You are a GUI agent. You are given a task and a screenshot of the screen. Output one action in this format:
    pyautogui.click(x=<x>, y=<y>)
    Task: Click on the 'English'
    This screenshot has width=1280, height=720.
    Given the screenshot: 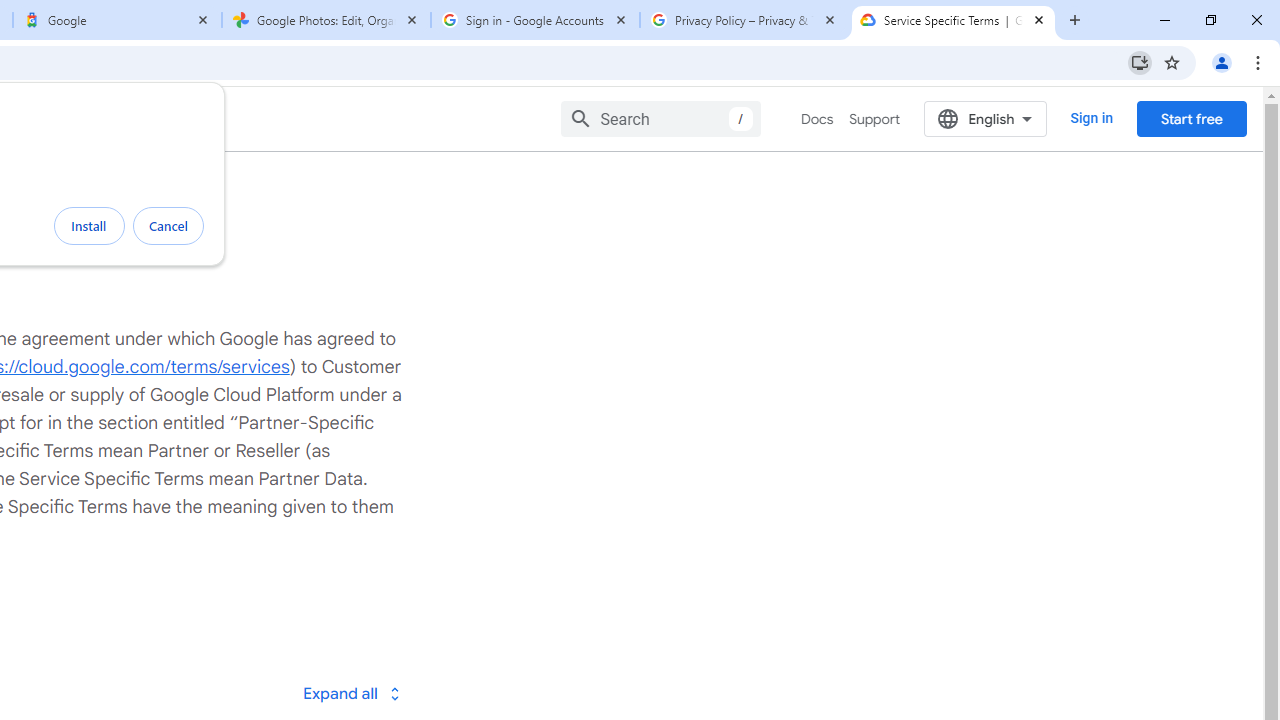 What is the action you would take?
    pyautogui.click(x=985, y=118)
    